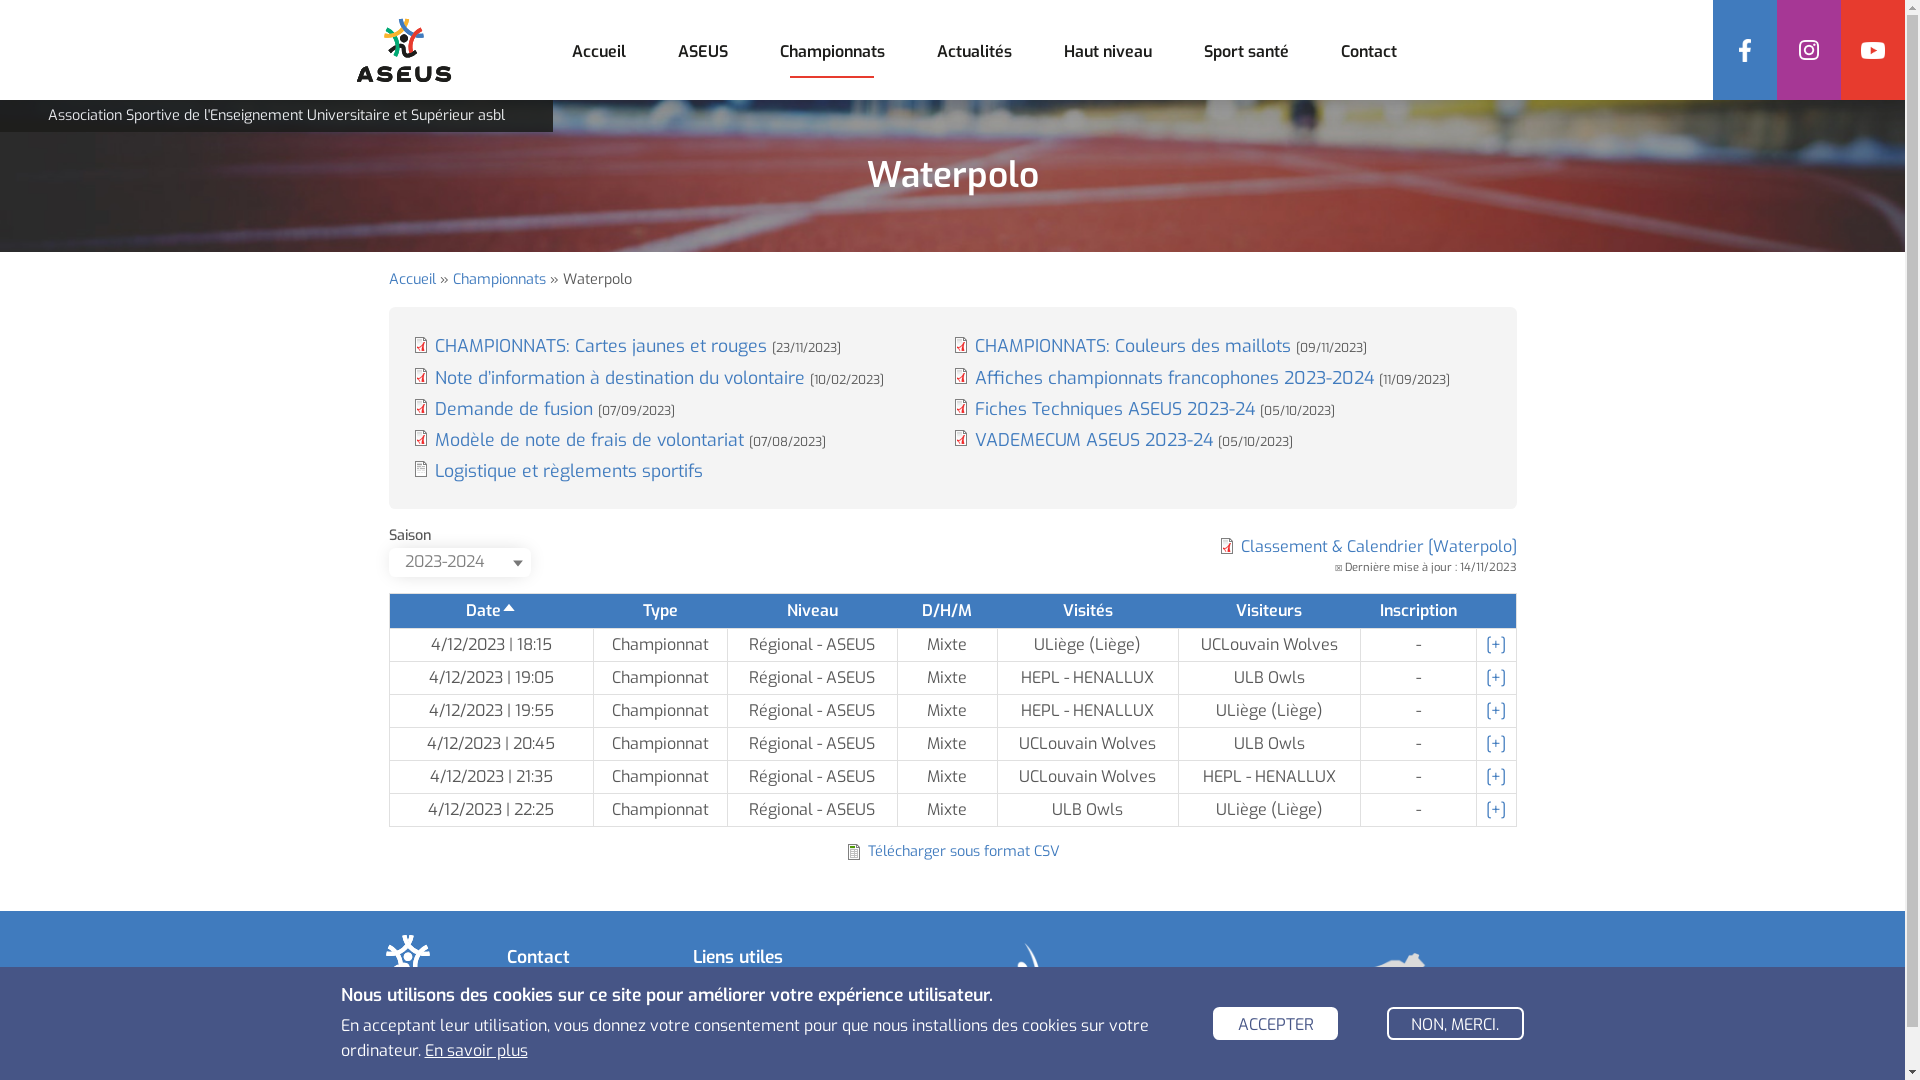  What do you see at coordinates (1486, 808) in the screenshot?
I see `'[+]'` at bounding box center [1486, 808].